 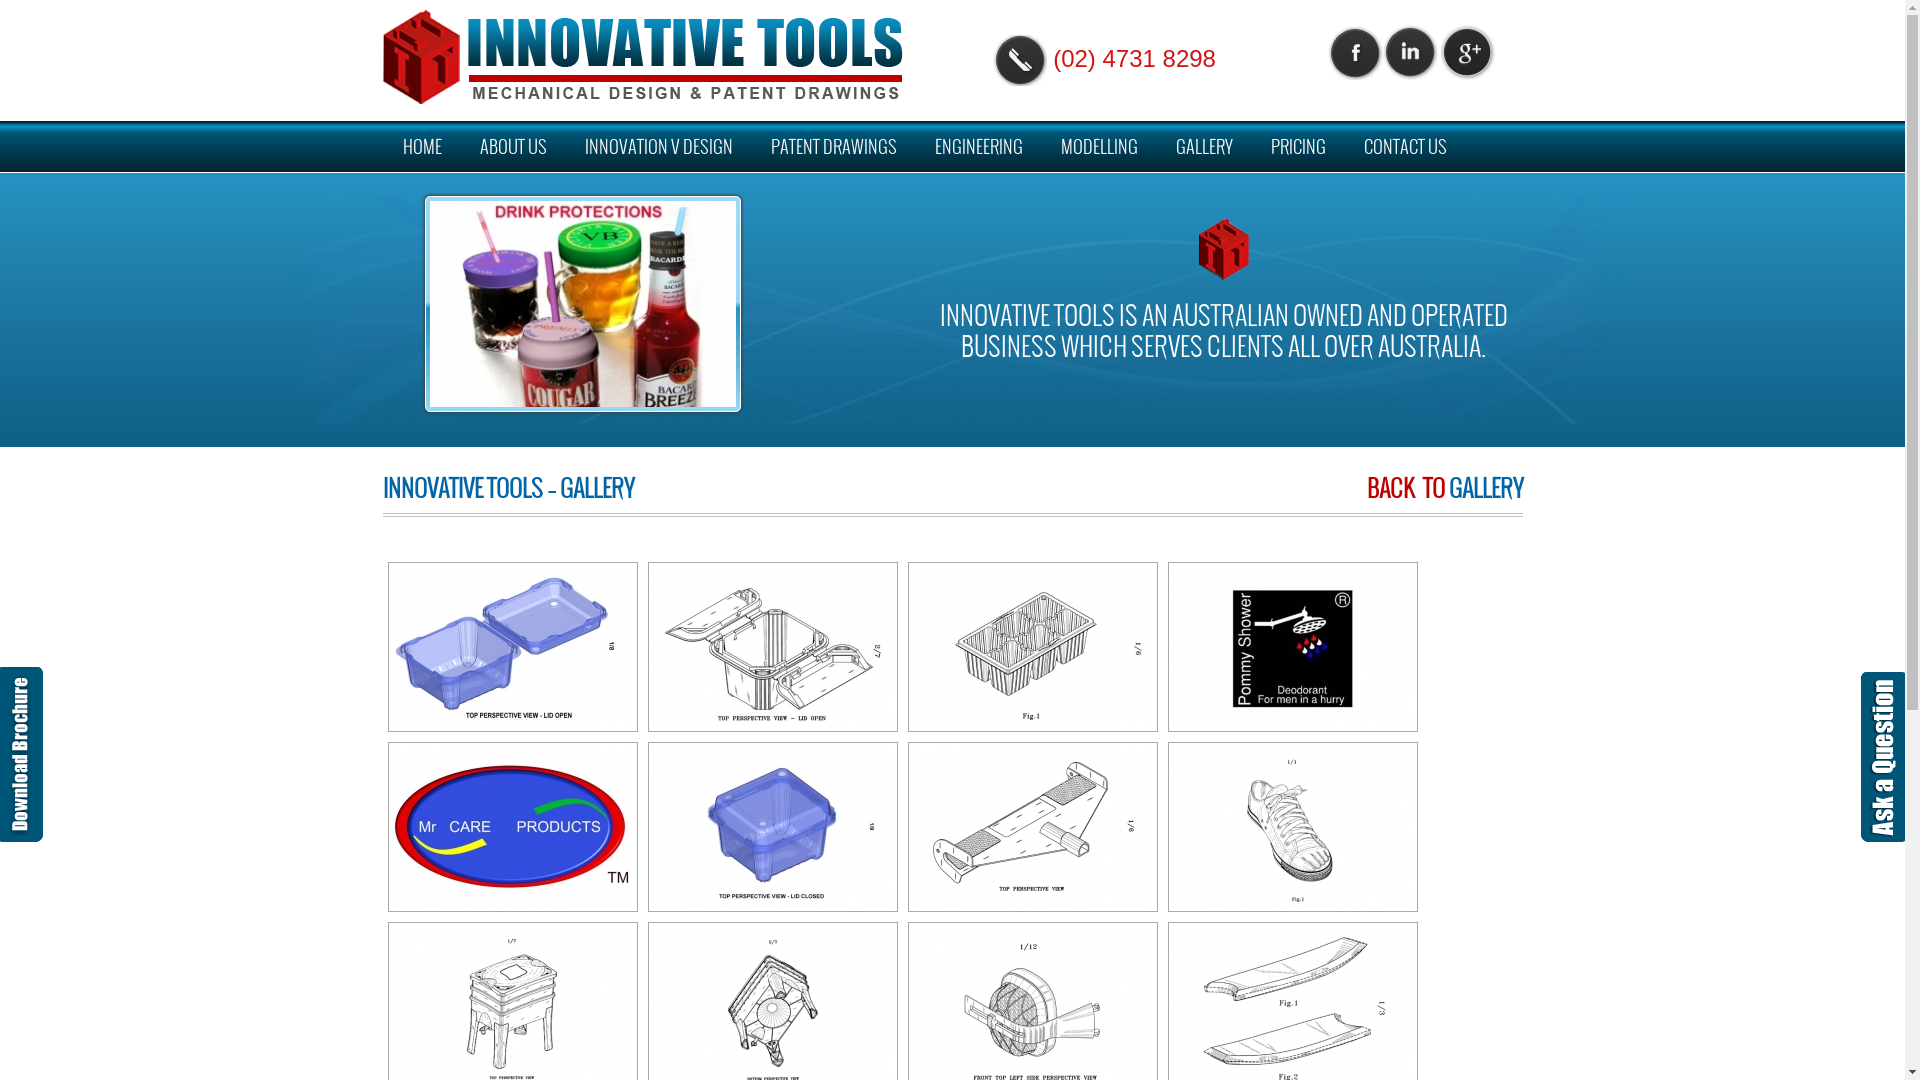 I want to click on 'google plus', so click(x=1468, y=51).